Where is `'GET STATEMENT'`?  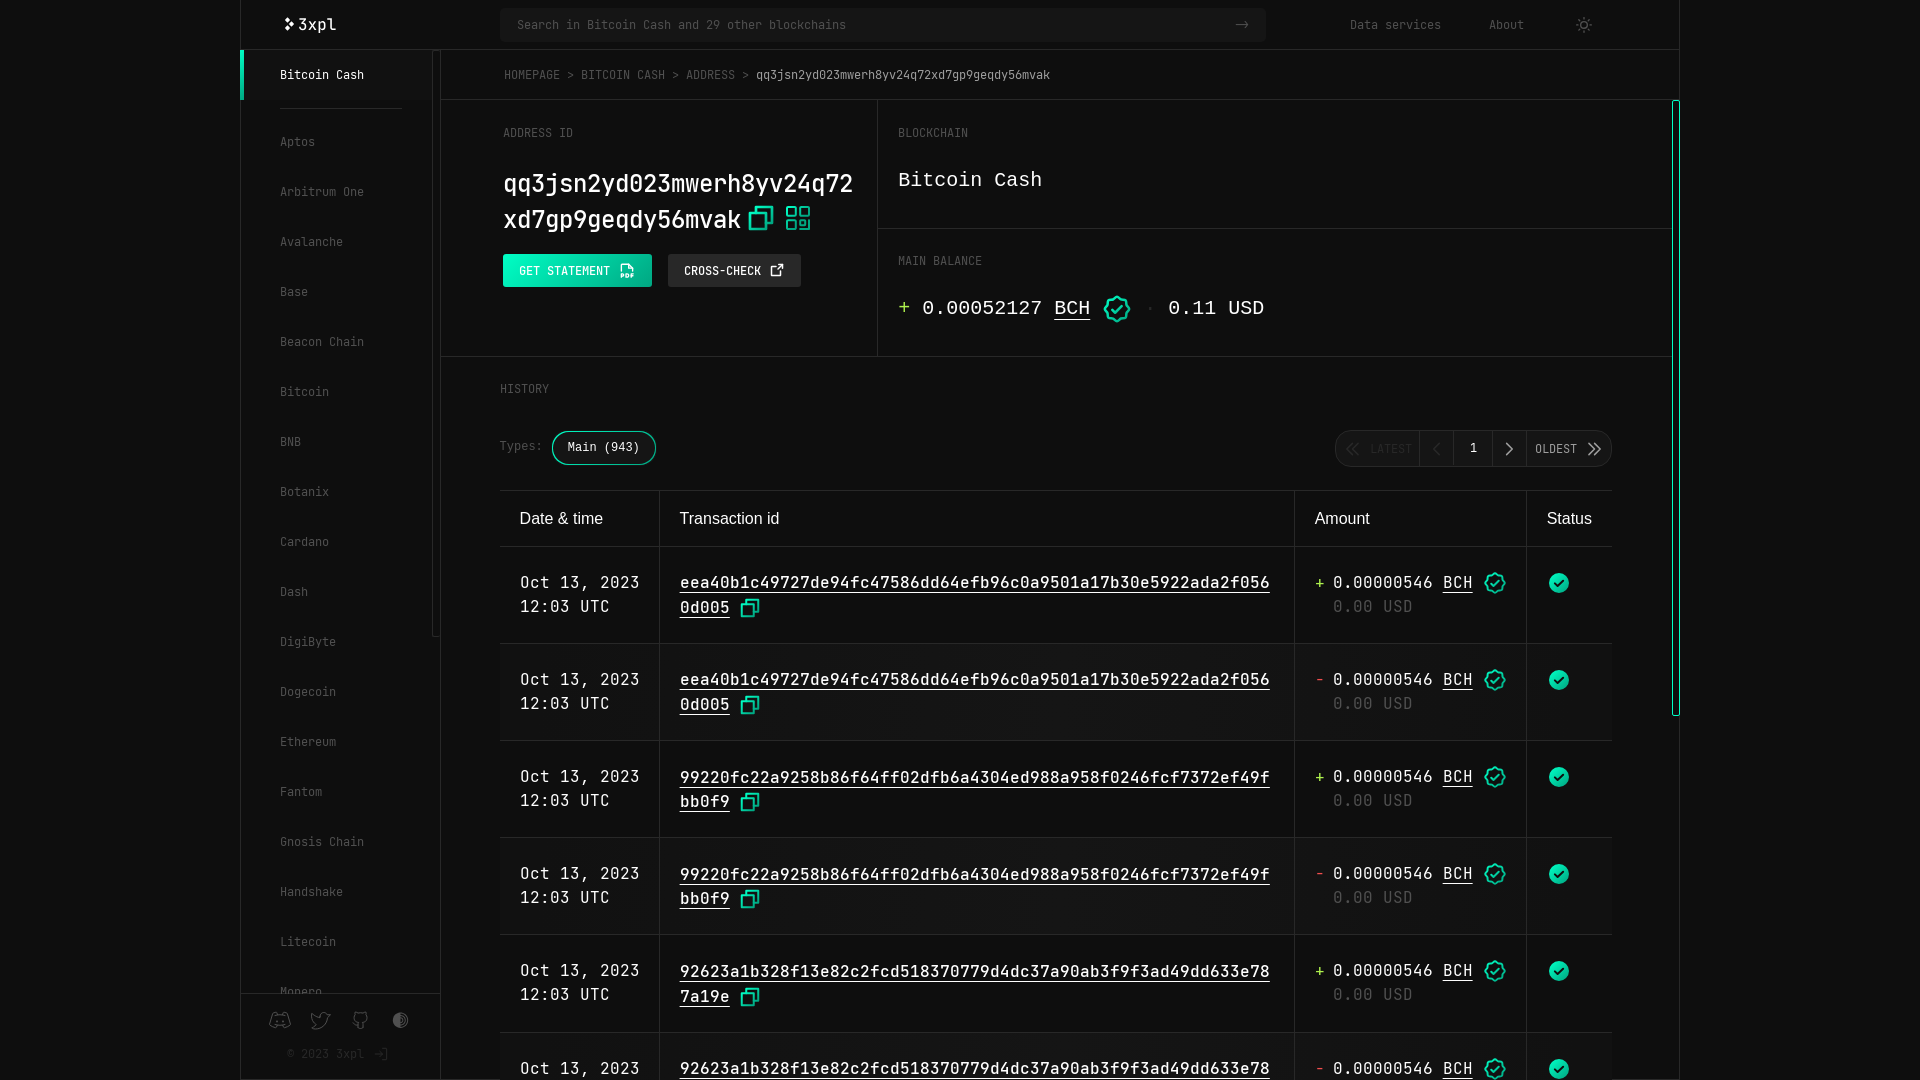 'GET STATEMENT' is located at coordinates (576, 270).